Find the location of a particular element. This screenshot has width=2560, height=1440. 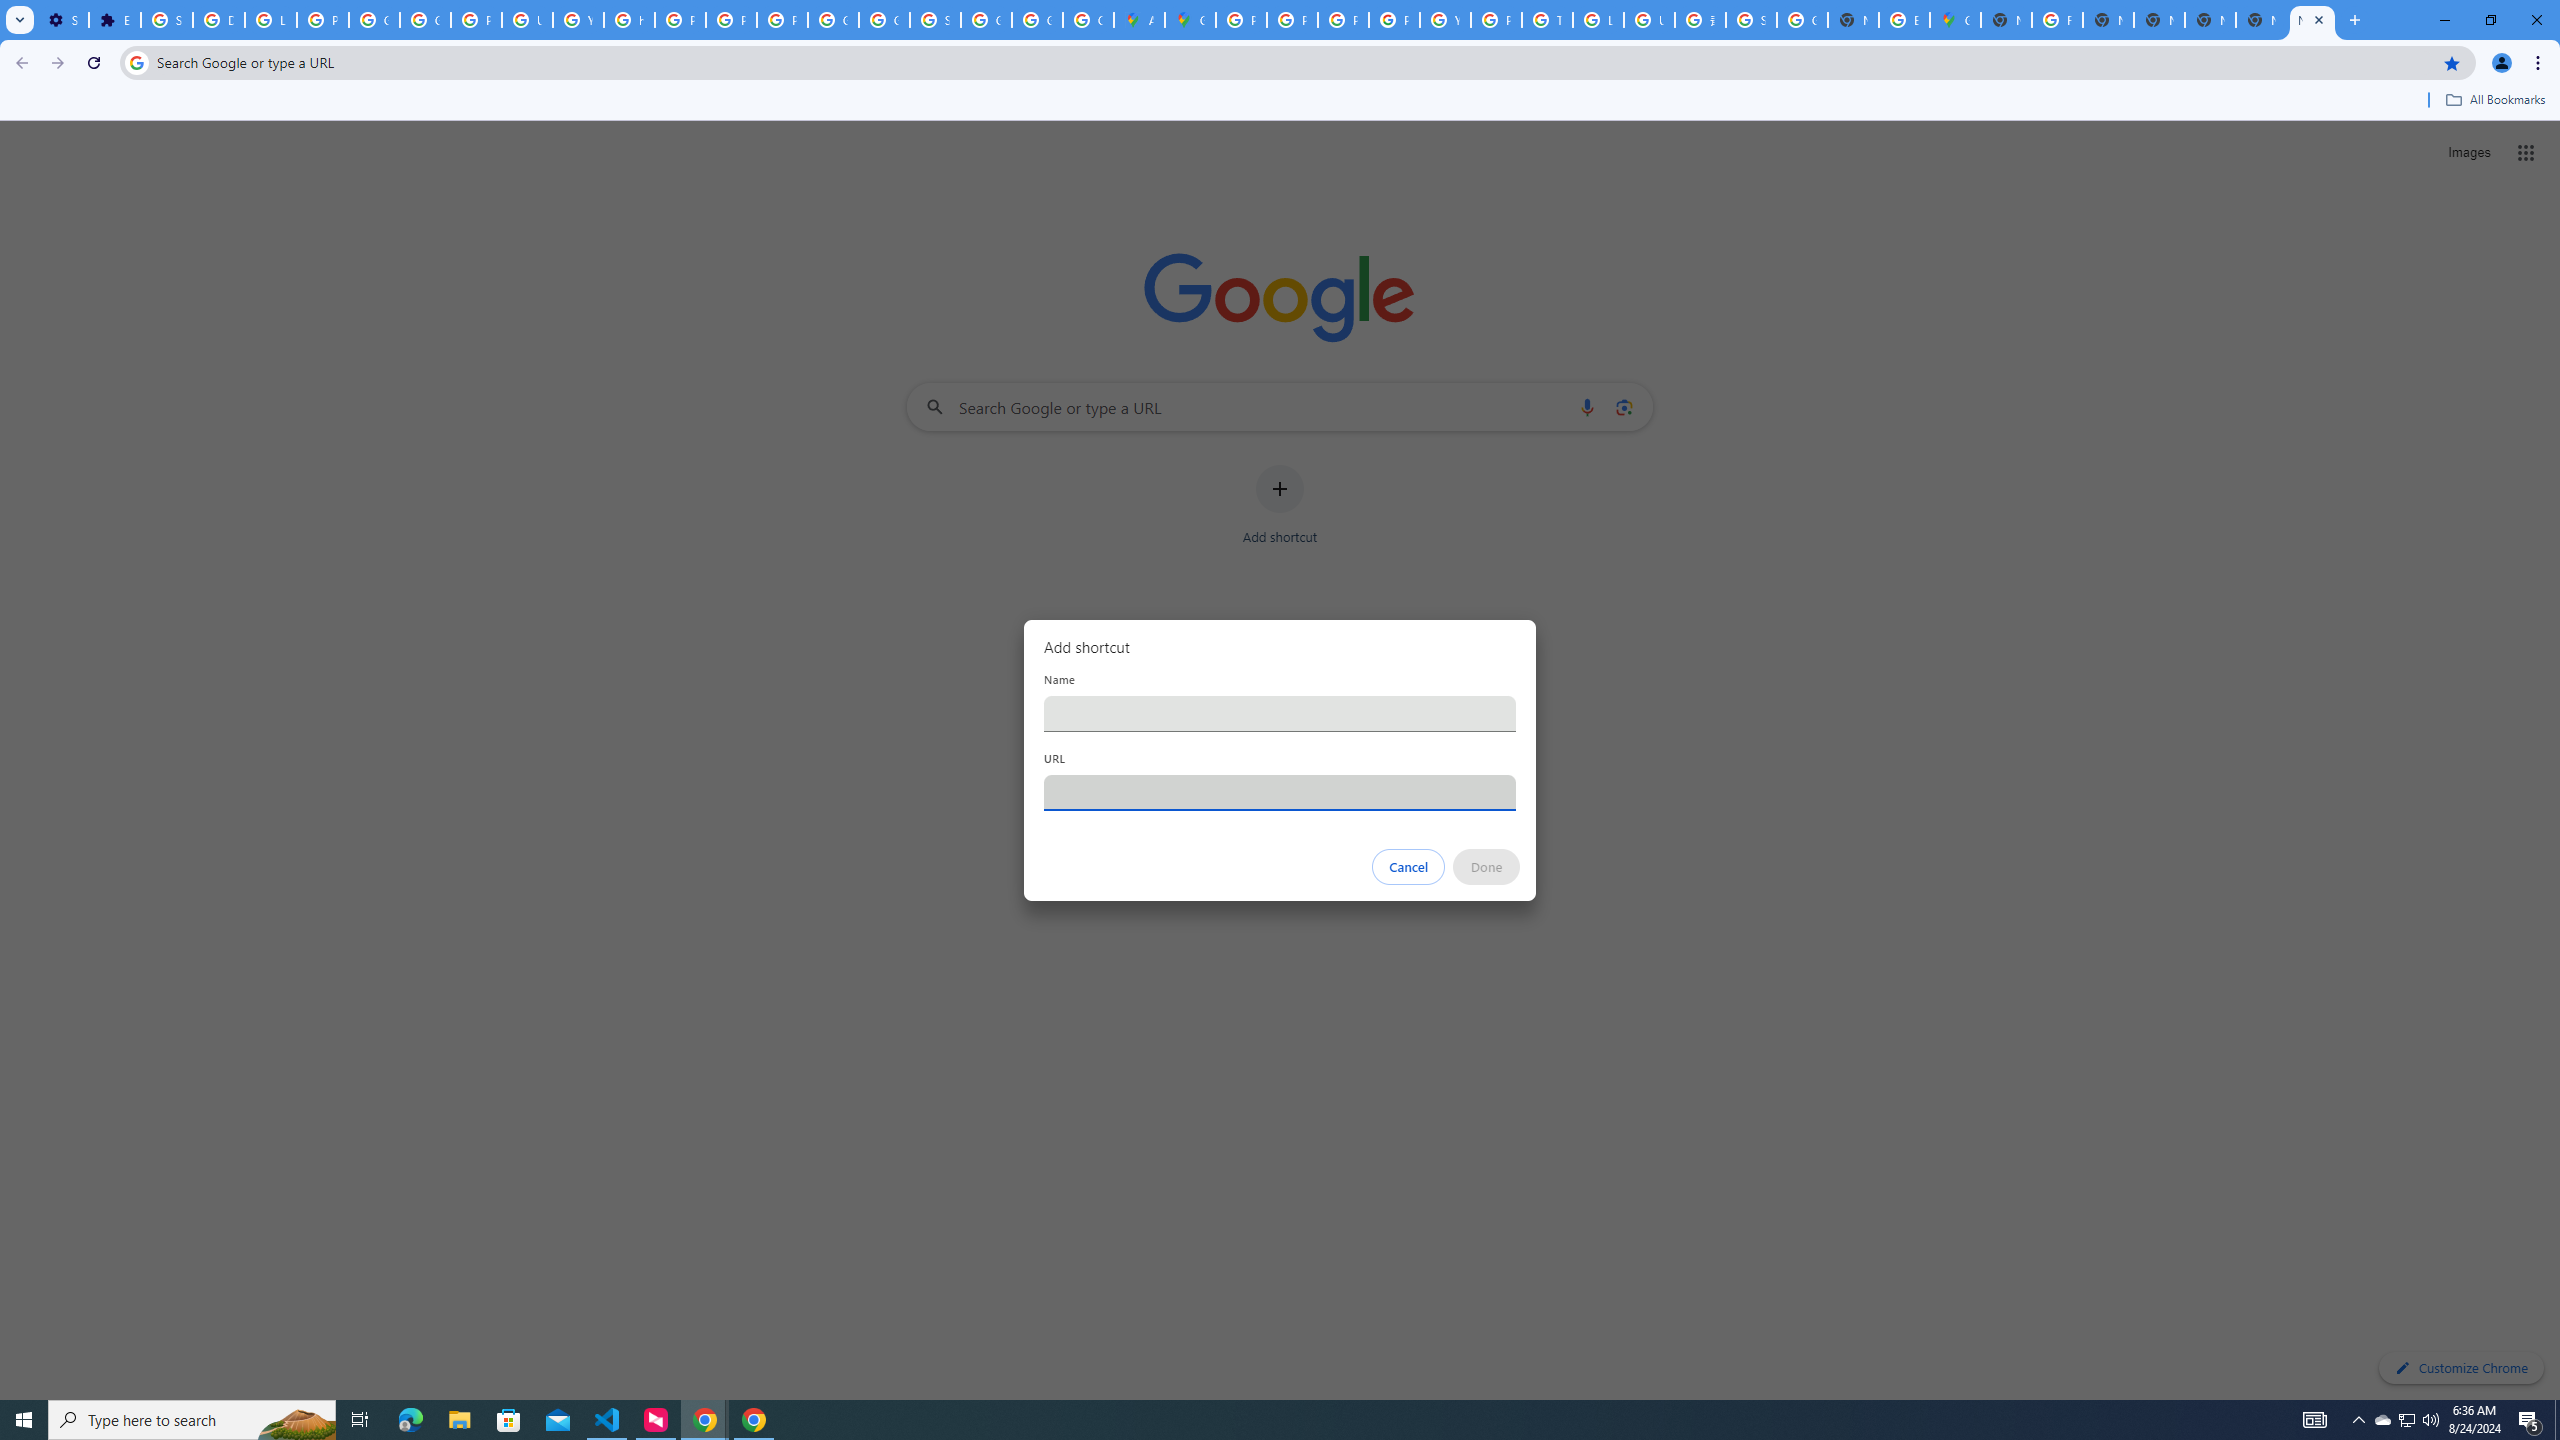

'Settings - On startup' is located at coordinates (61, 19).